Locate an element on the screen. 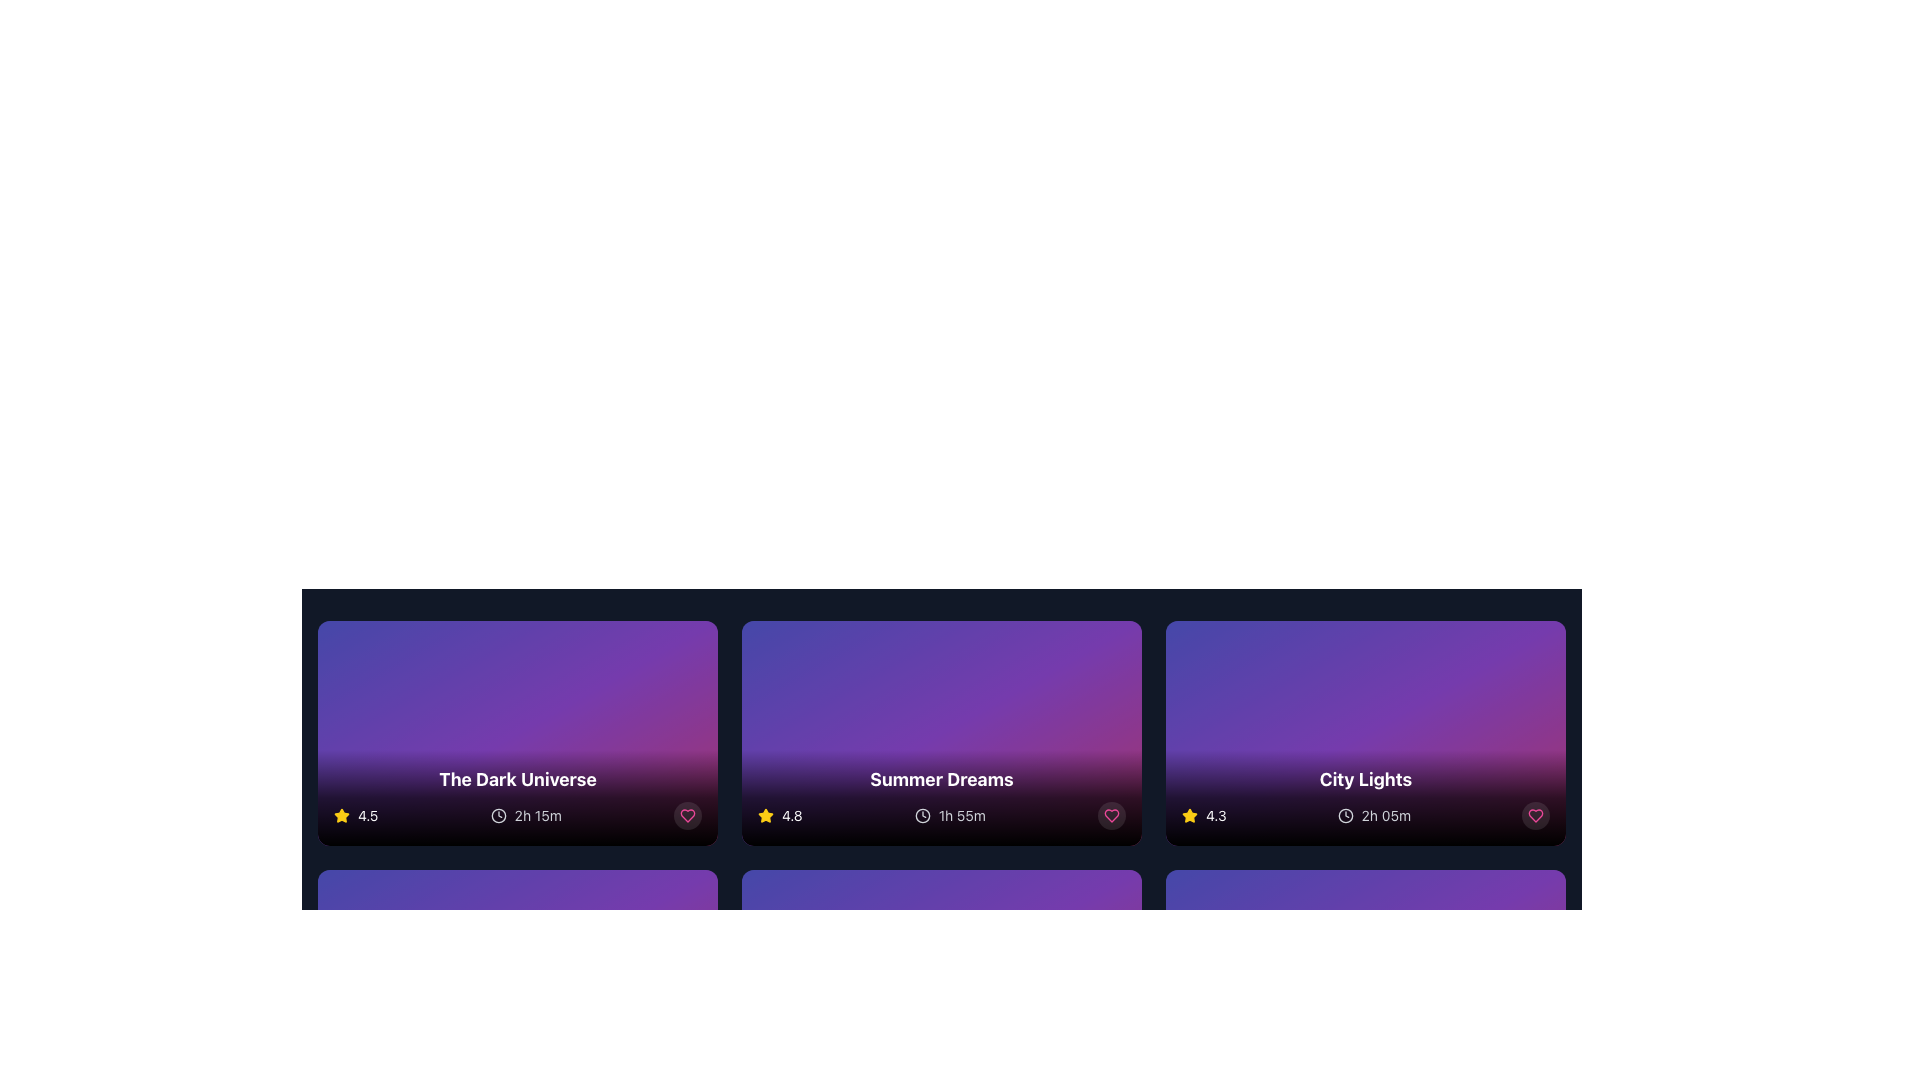 The height and width of the screenshot is (1080, 1920). the text label displaying '1h 55m' located adjacent to the clock icon in the bottom section of the 'Summer Dreams' card is located at coordinates (940, 816).